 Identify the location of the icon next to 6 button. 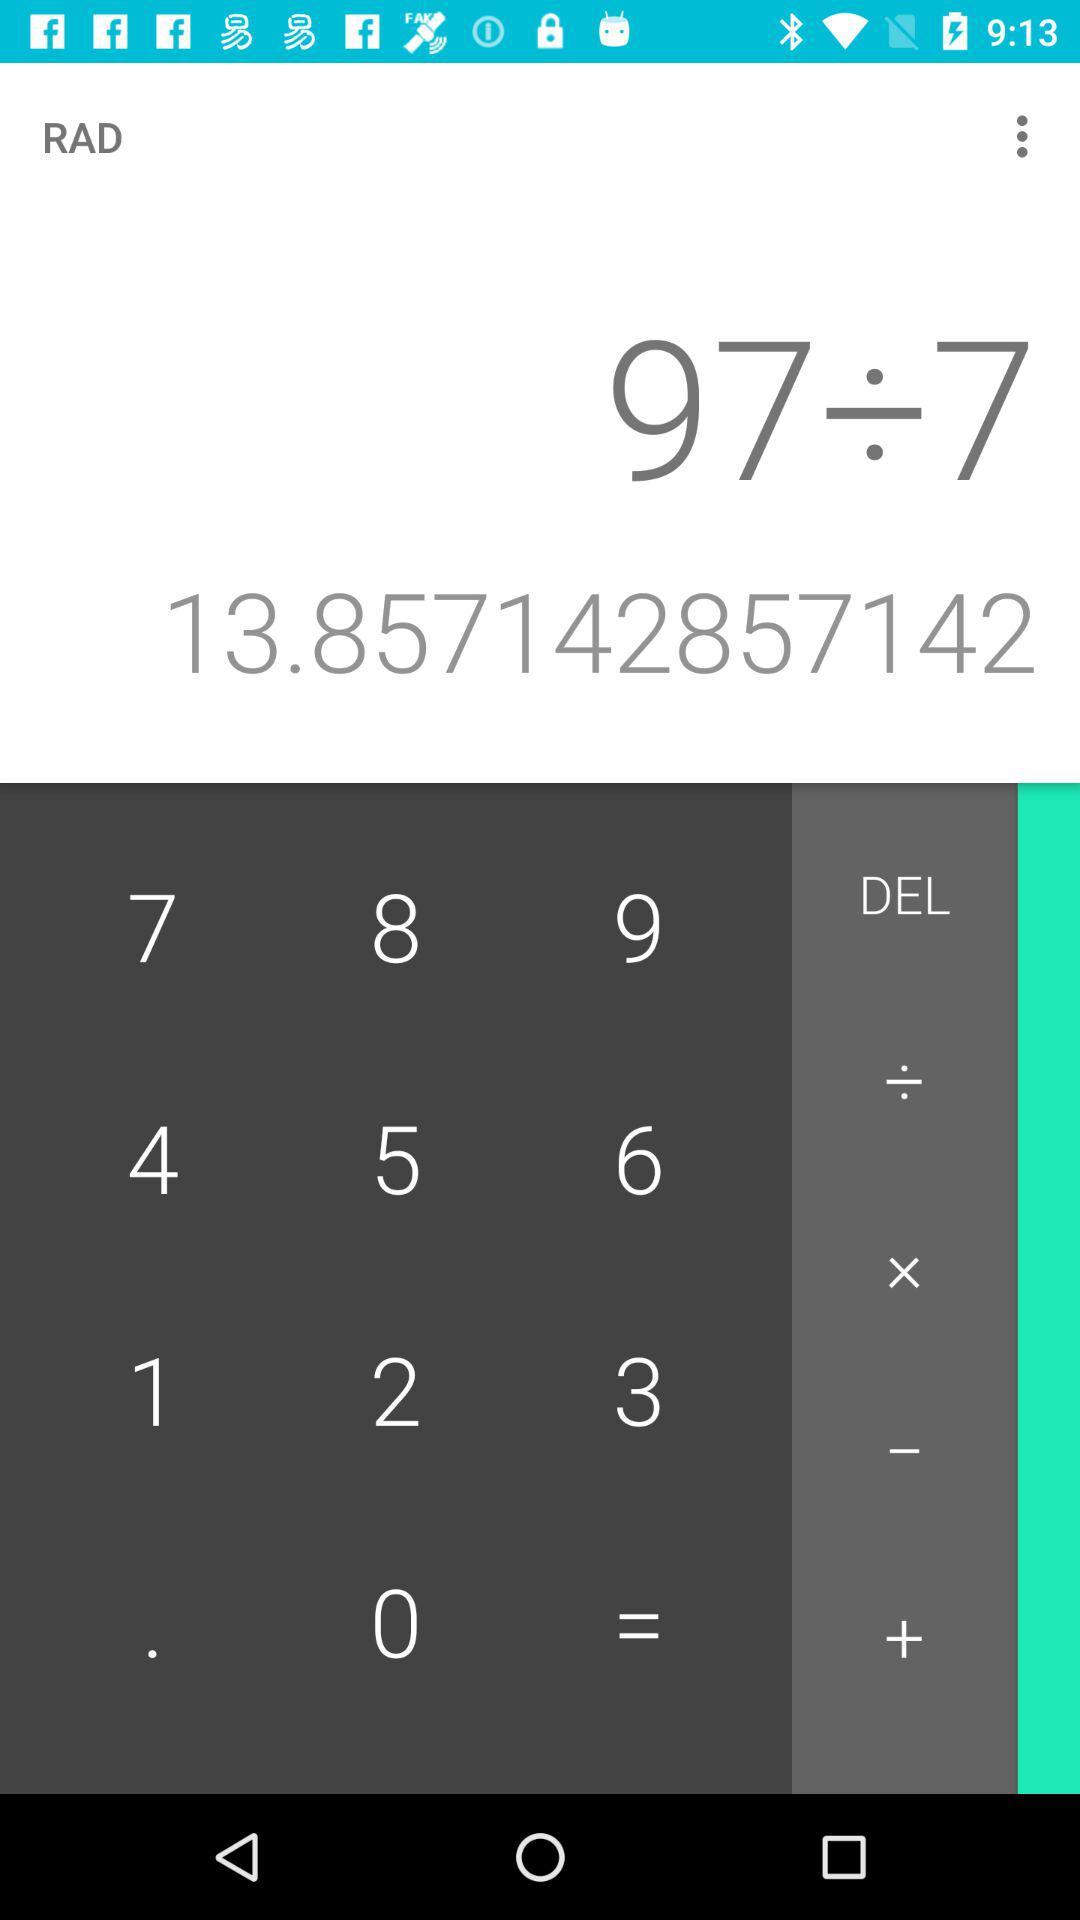
(904, 1266).